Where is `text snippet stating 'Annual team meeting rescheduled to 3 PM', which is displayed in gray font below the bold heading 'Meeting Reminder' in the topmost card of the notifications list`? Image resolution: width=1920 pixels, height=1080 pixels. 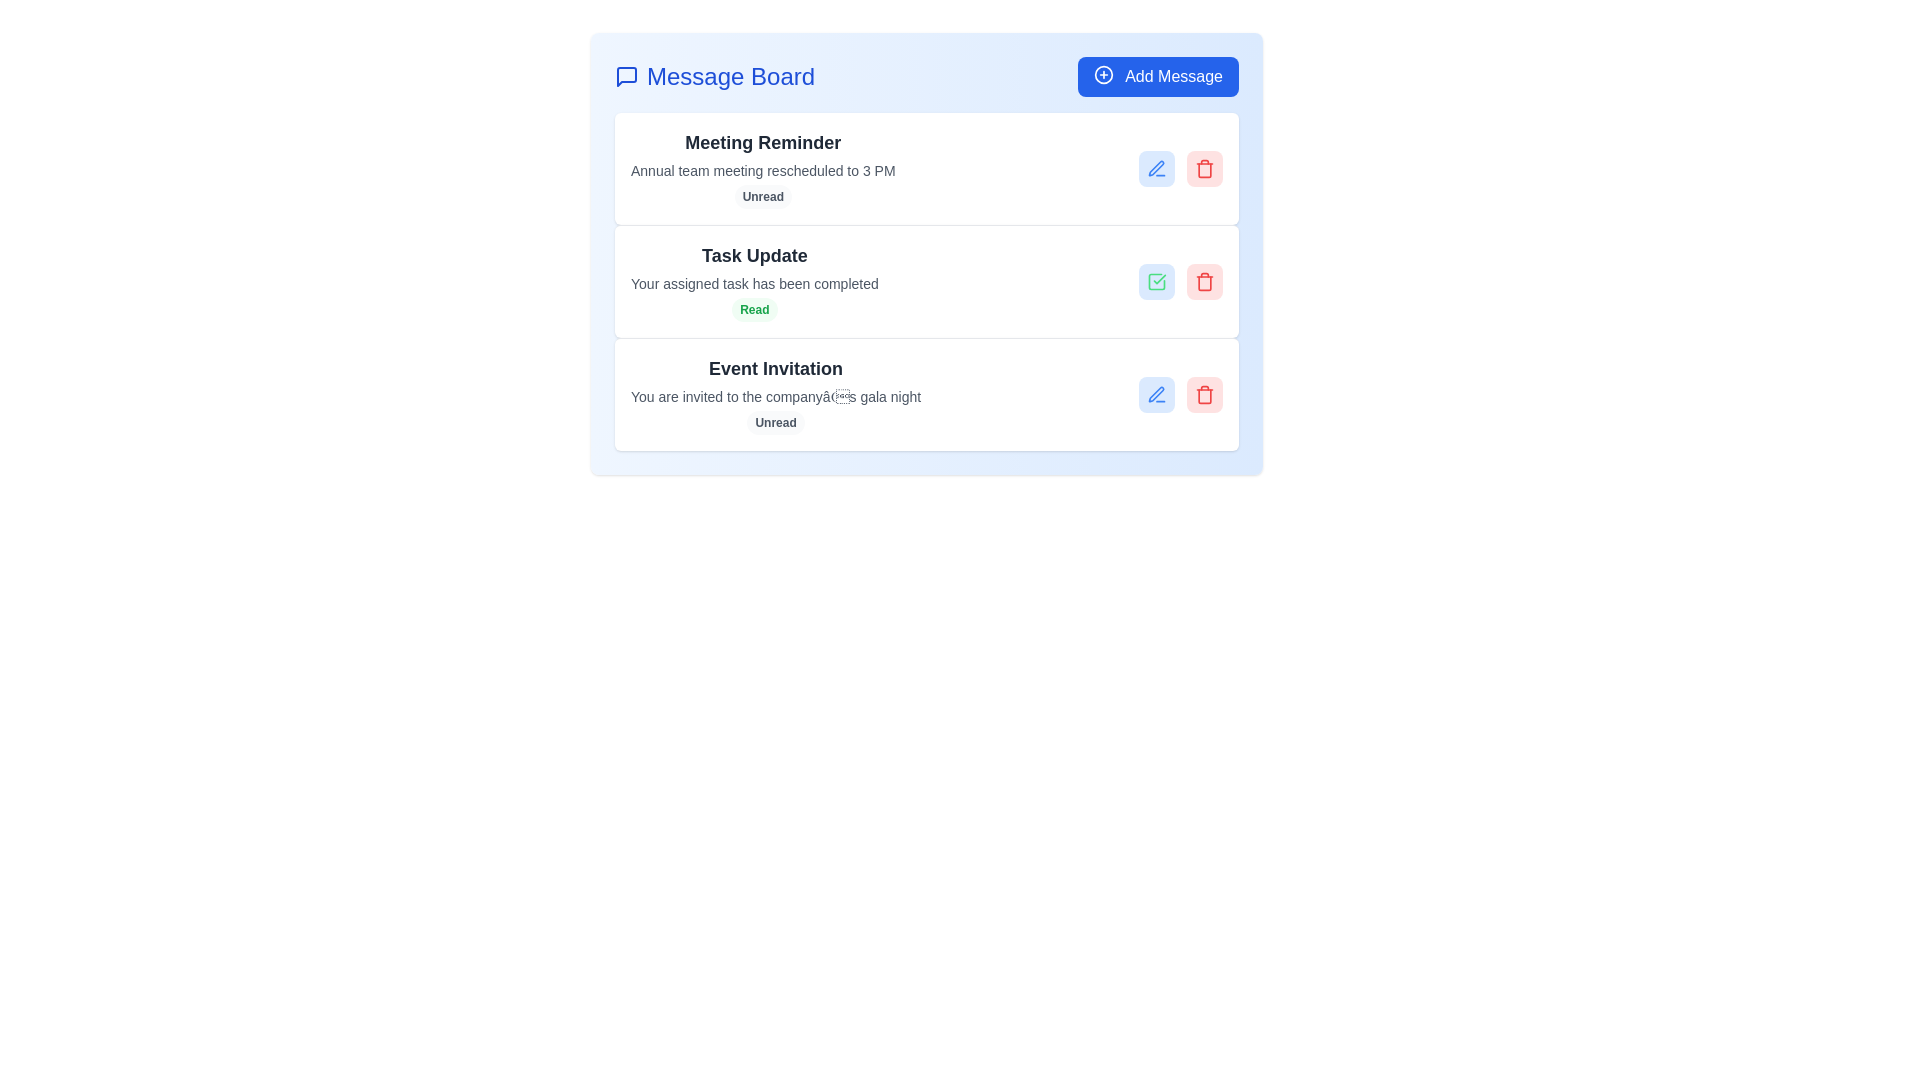 text snippet stating 'Annual team meeting rescheduled to 3 PM', which is displayed in gray font below the bold heading 'Meeting Reminder' in the topmost card of the notifications list is located at coordinates (762, 169).